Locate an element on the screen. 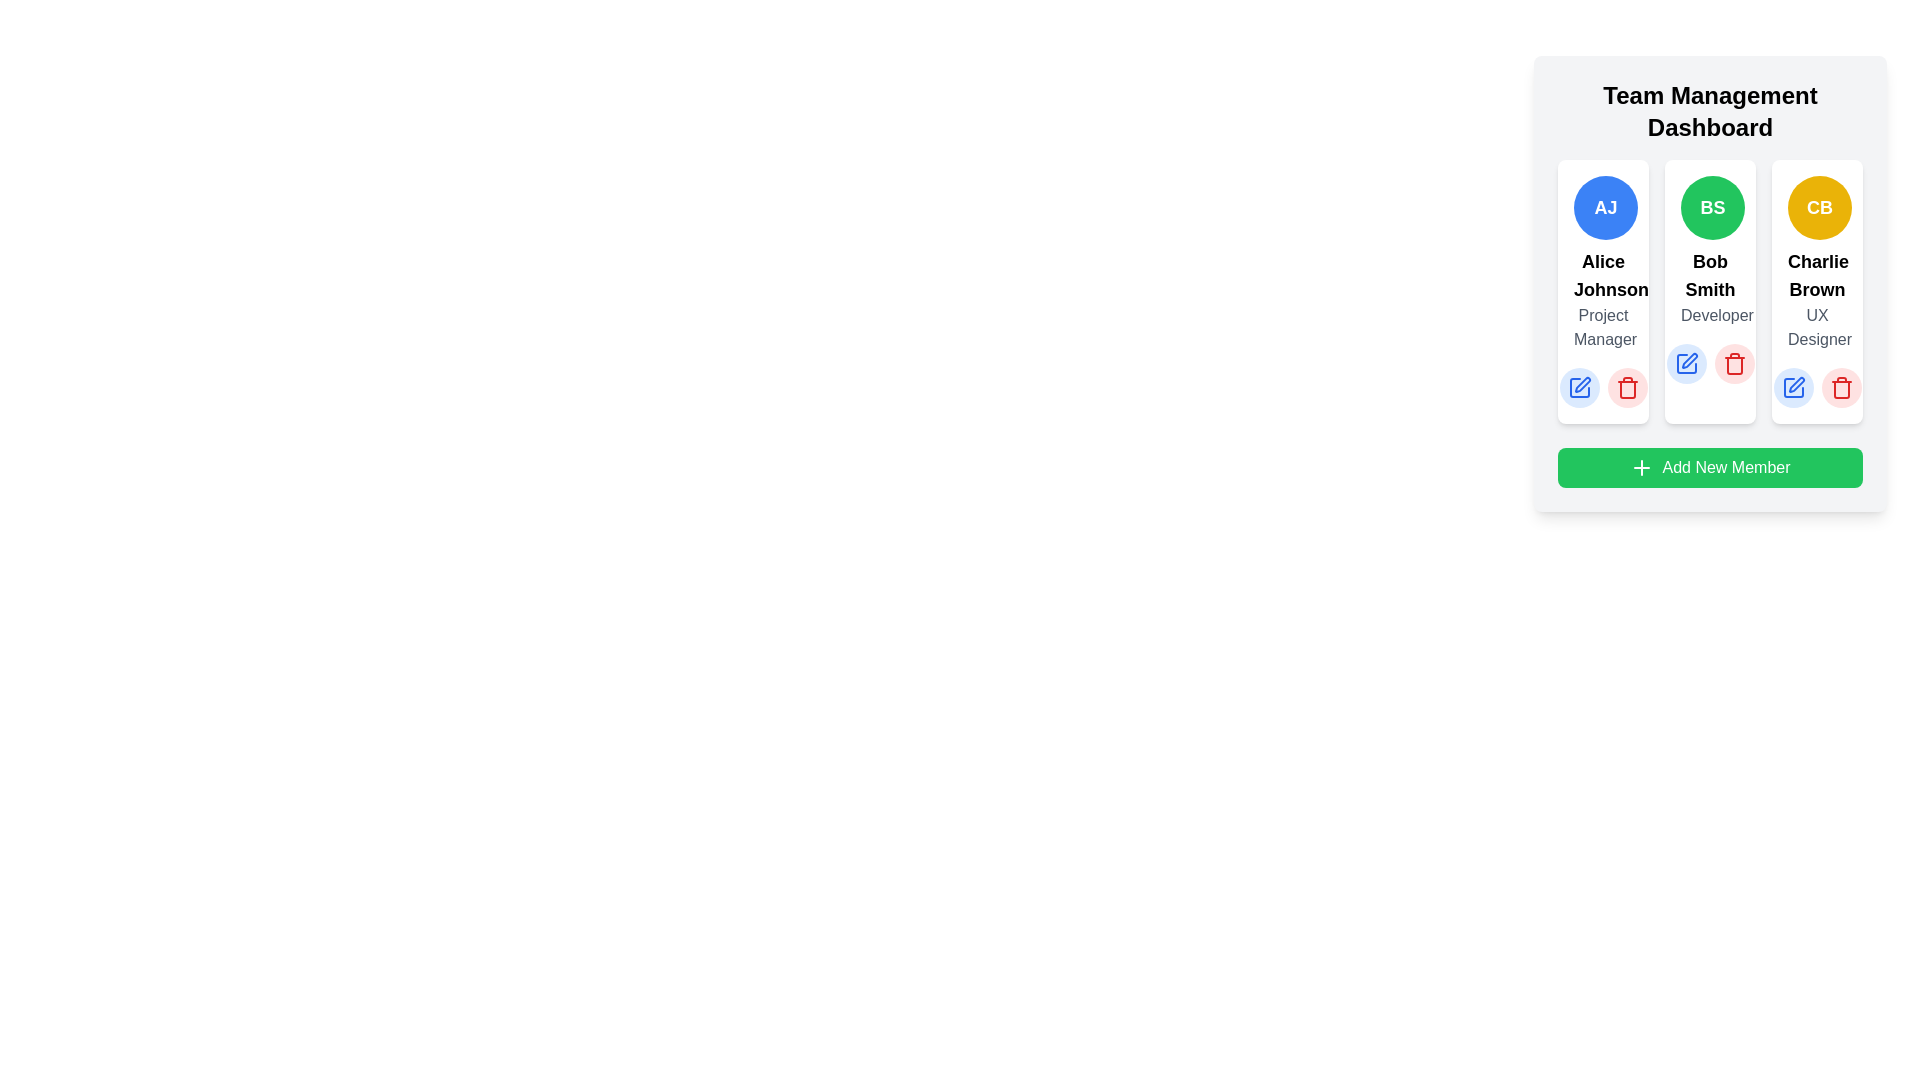 The image size is (1920, 1080). the button located at the bottom of the 'Team Management Dashboard' to initiate adding a new member is located at coordinates (1709, 467).